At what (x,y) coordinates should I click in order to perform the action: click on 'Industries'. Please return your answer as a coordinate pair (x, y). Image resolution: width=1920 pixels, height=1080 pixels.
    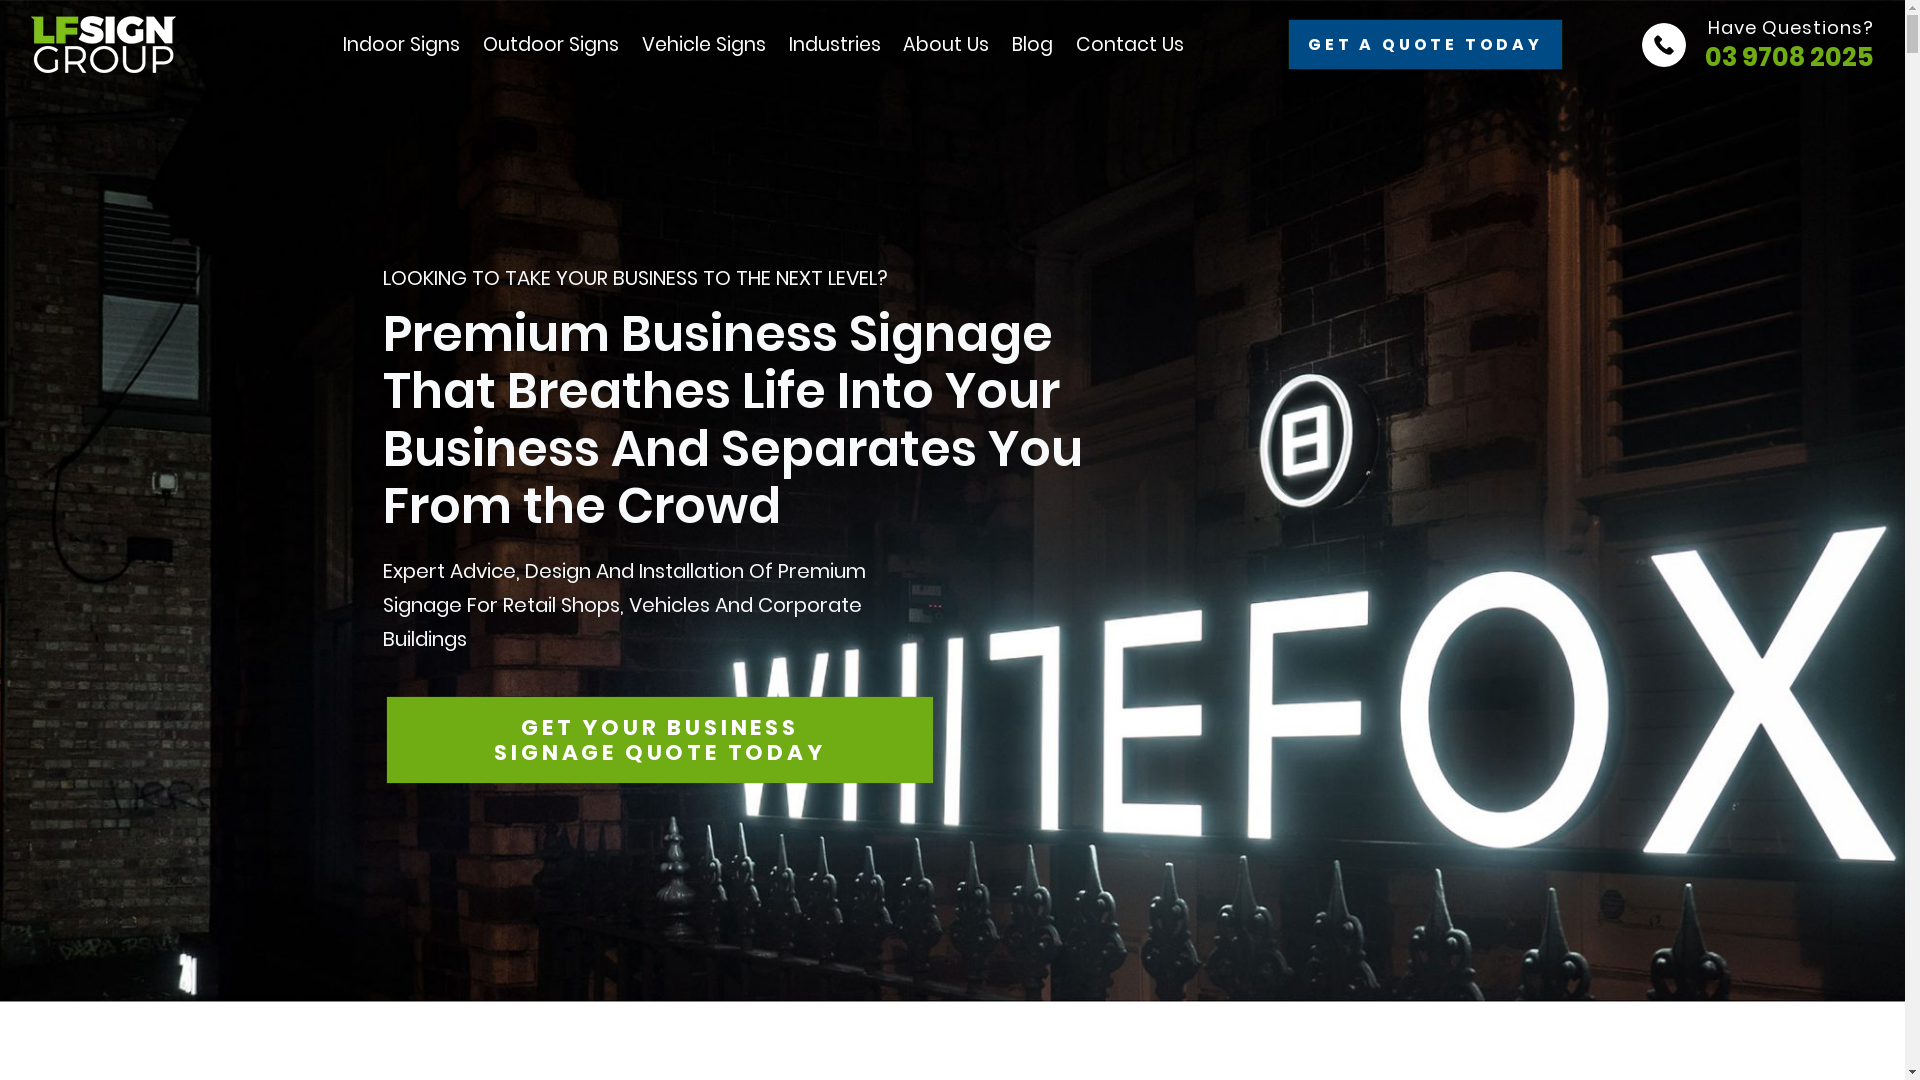
    Looking at the image, I should click on (835, 45).